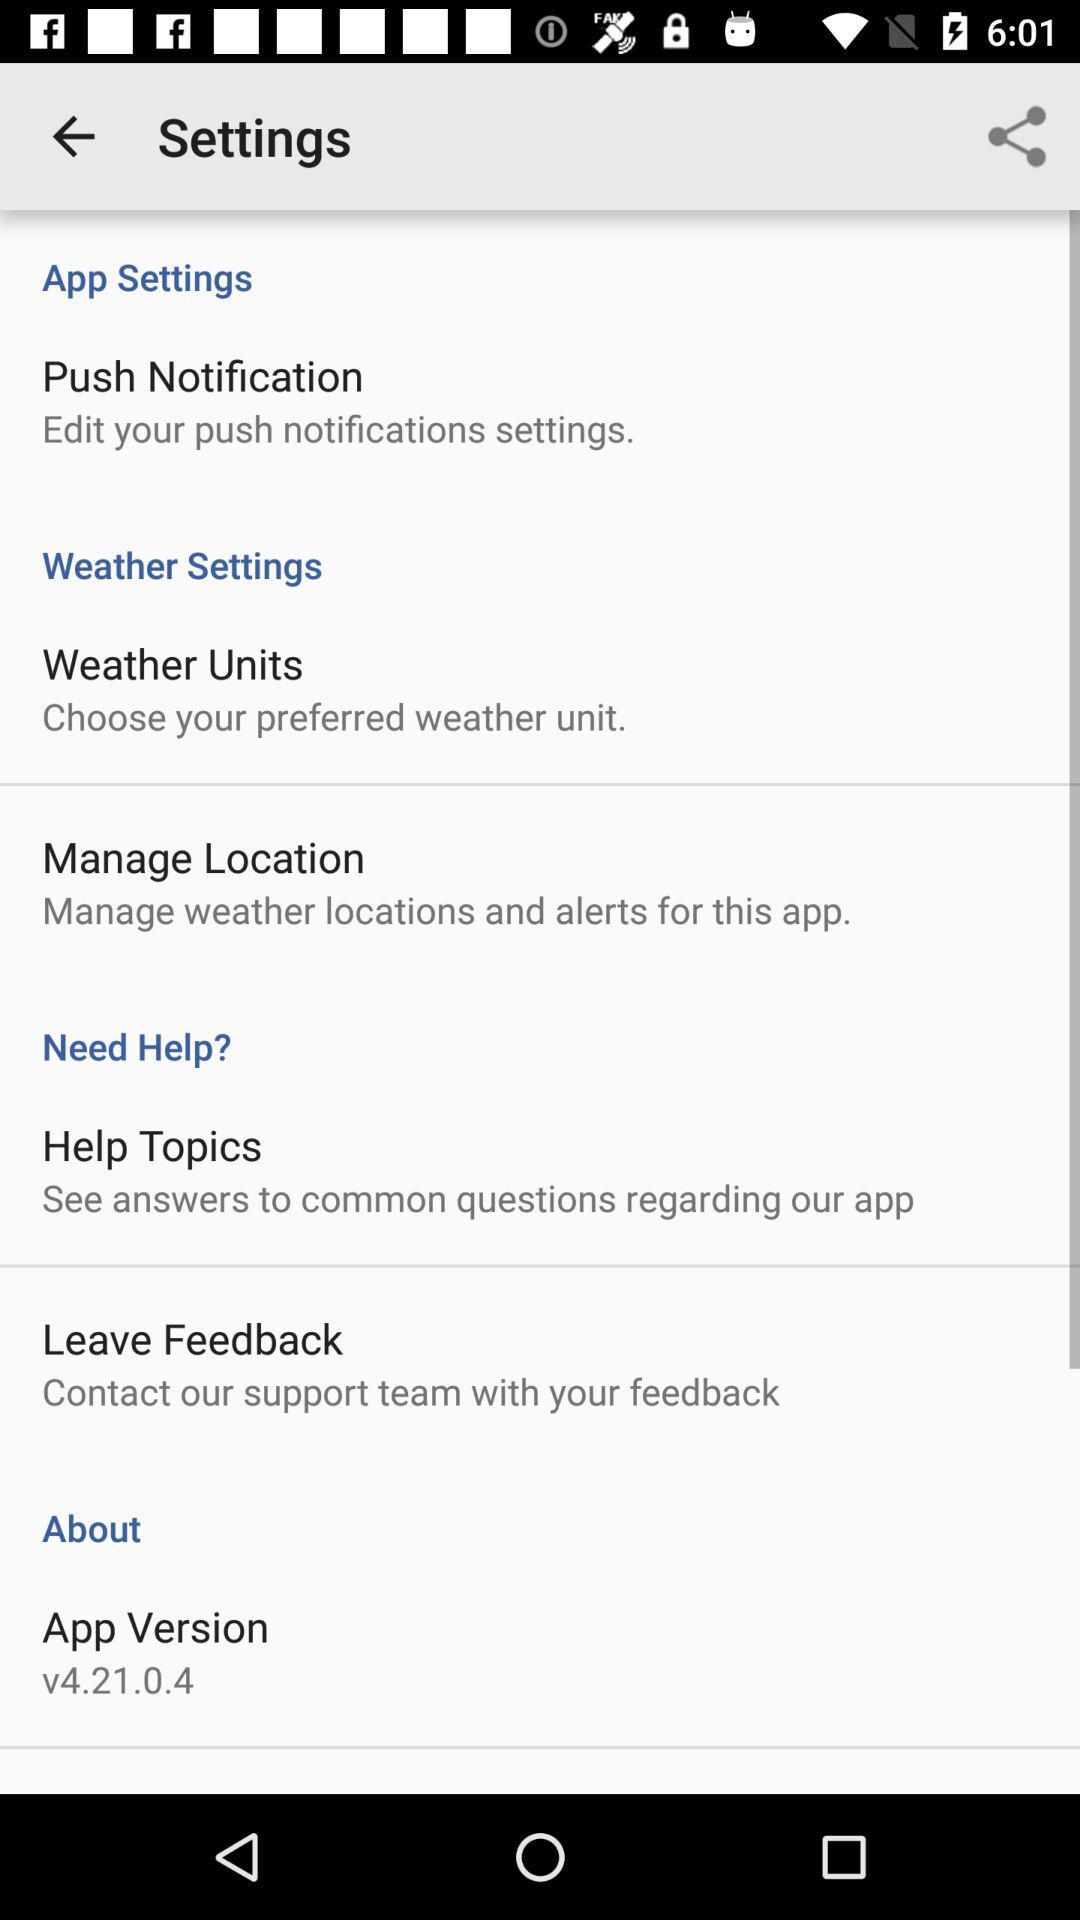  What do you see at coordinates (1017, 135) in the screenshot?
I see `the item to the right of the settings` at bounding box center [1017, 135].